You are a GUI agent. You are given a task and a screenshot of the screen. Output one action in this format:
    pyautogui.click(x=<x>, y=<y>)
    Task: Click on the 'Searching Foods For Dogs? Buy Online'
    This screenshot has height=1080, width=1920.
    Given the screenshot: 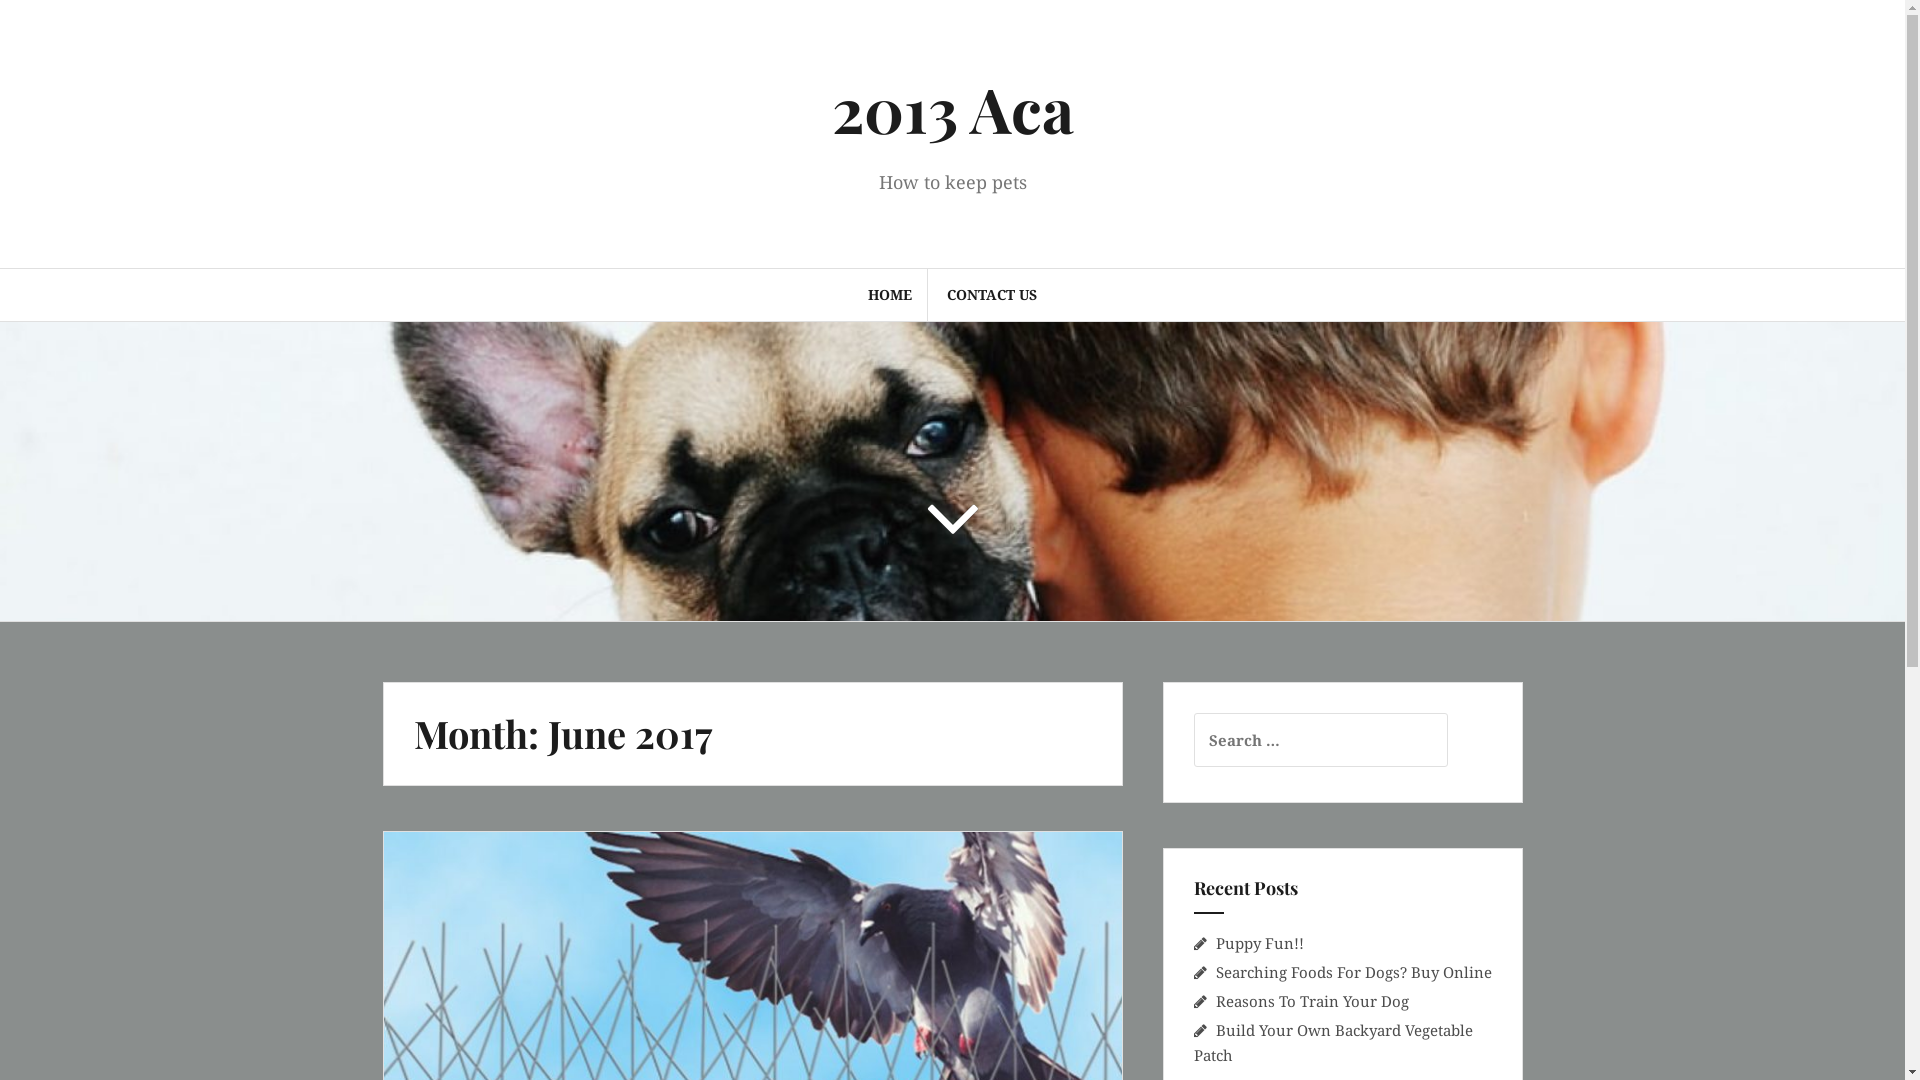 What is the action you would take?
    pyautogui.click(x=1353, y=971)
    